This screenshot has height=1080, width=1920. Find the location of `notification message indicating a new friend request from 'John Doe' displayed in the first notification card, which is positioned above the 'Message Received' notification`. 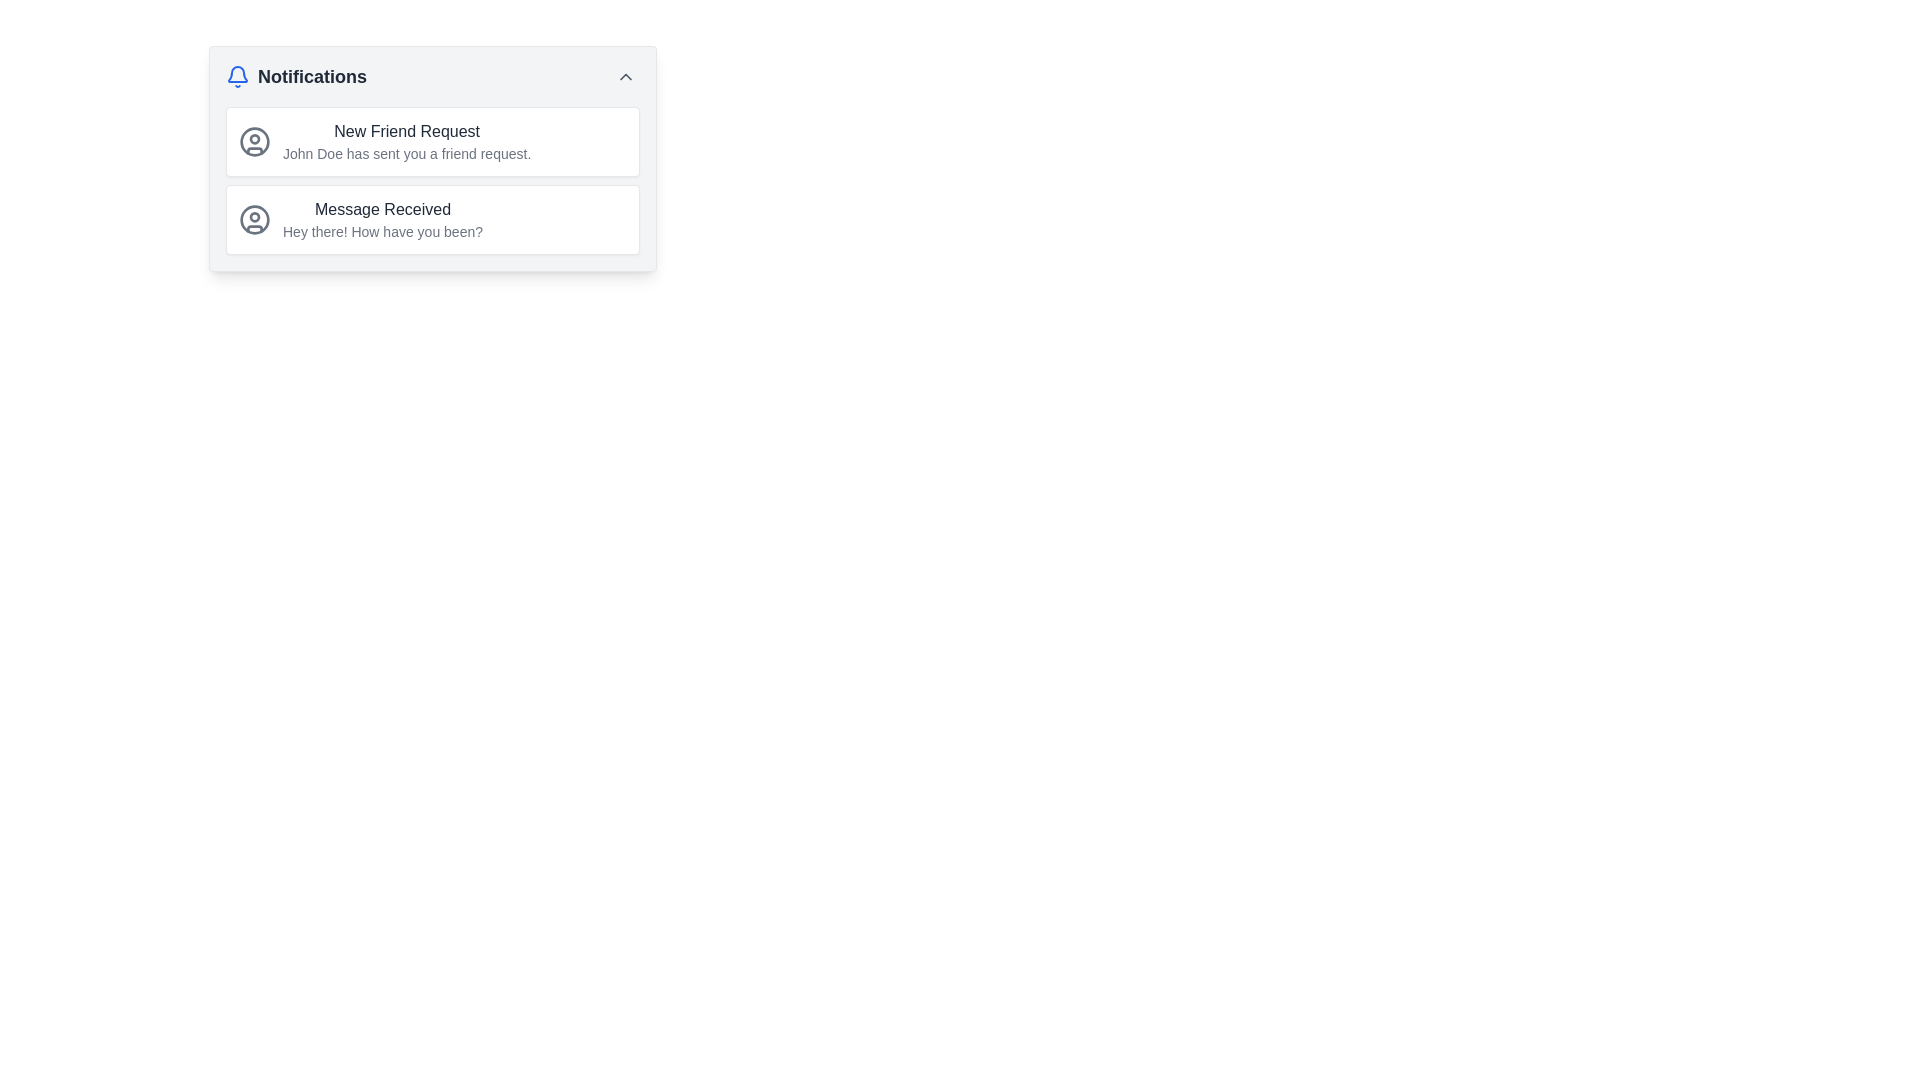

notification message indicating a new friend request from 'John Doe' displayed in the first notification card, which is positioned above the 'Message Received' notification is located at coordinates (406, 141).